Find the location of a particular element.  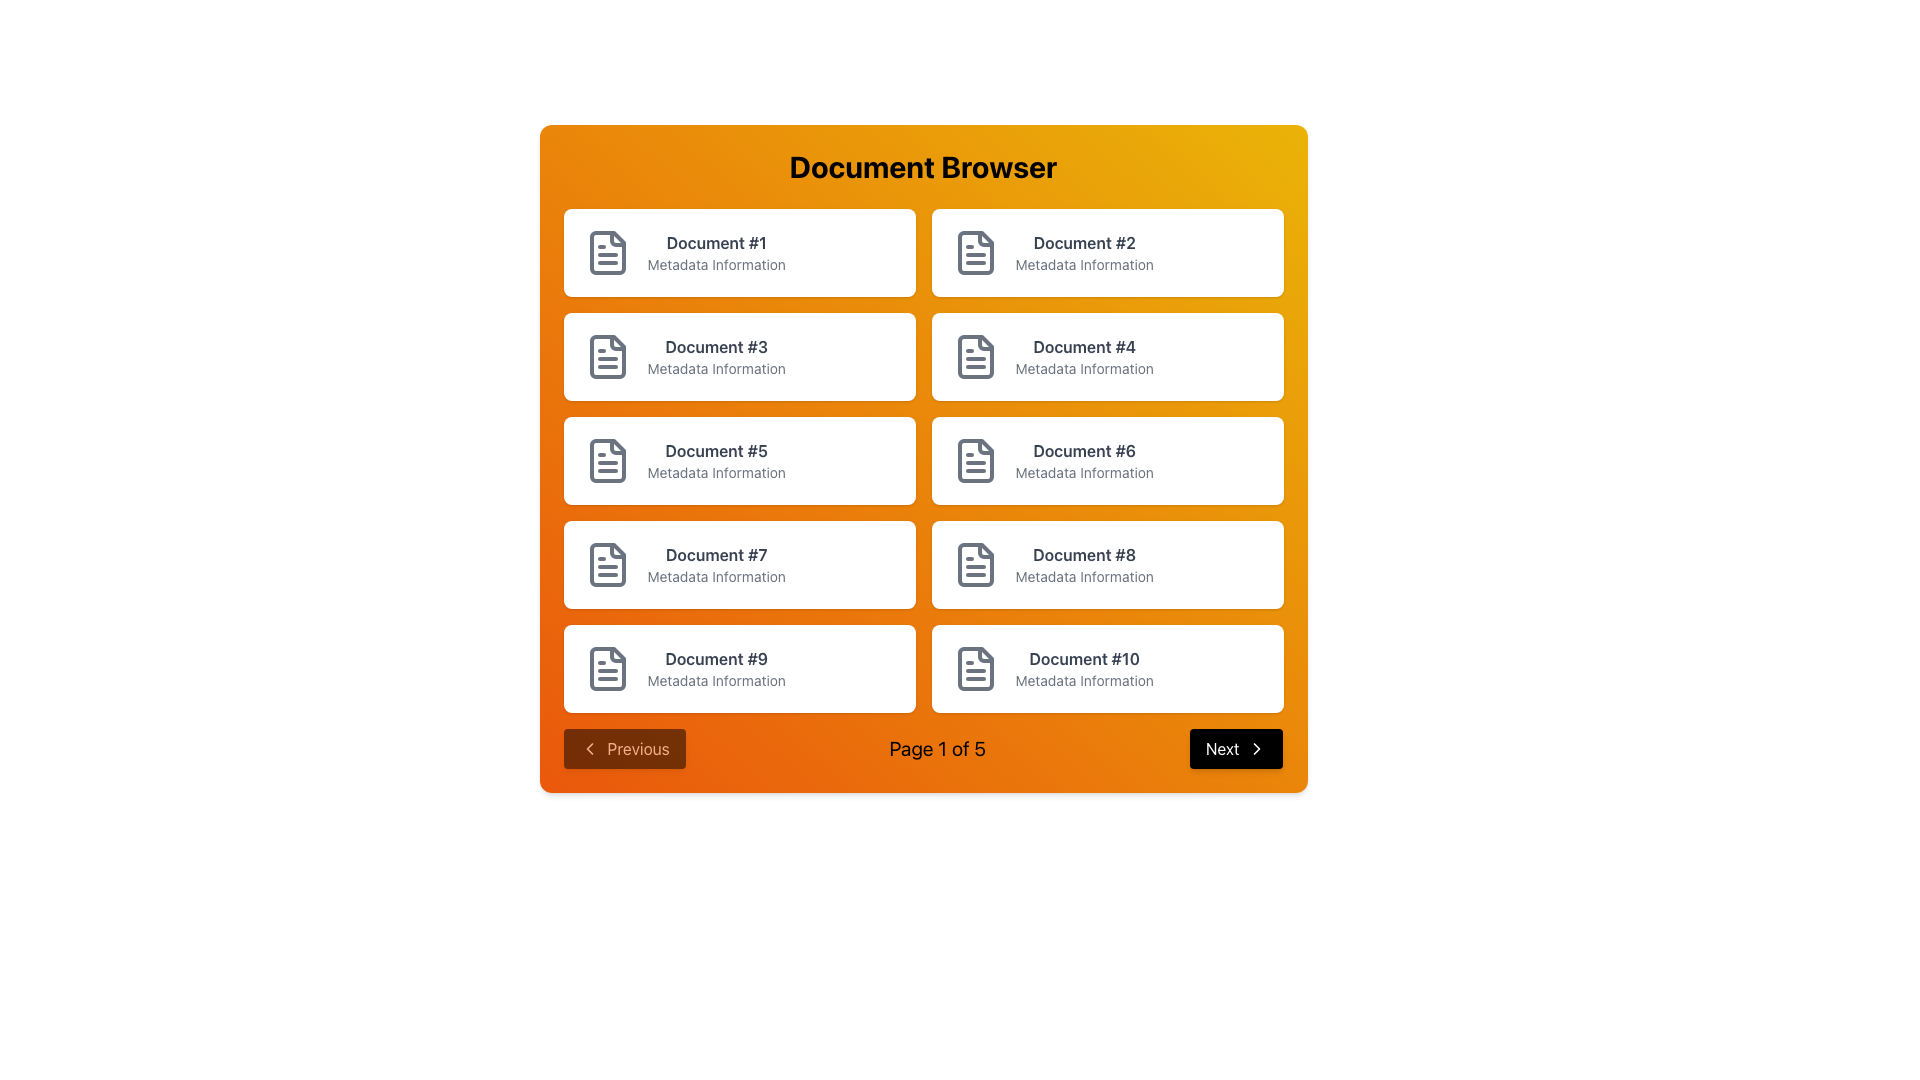

the text element displaying 'Document #9' and its description 'Metadata Information' for additional information is located at coordinates (716, 668).